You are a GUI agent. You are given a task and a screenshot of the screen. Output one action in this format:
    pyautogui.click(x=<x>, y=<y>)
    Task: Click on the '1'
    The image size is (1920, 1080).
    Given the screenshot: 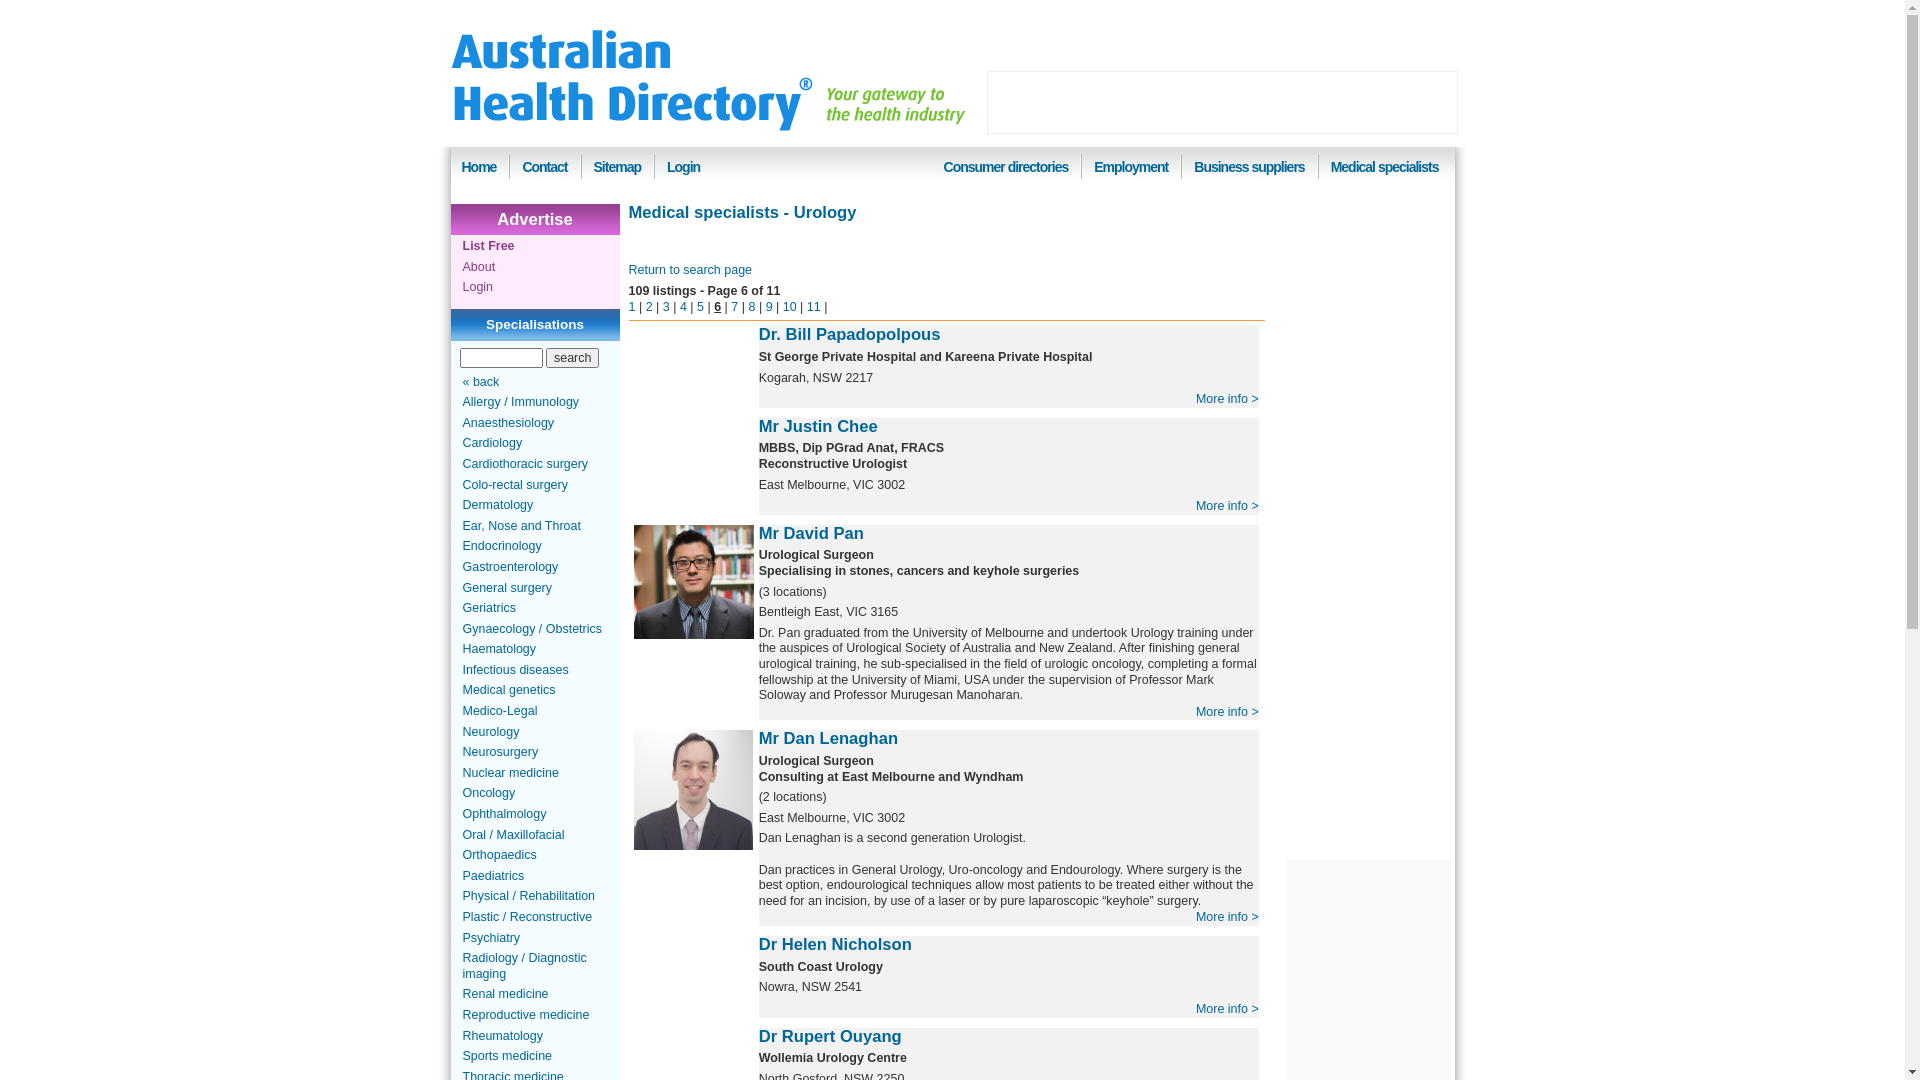 What is the action you would take?
    pyautogui.click(x=630, y=307)
    